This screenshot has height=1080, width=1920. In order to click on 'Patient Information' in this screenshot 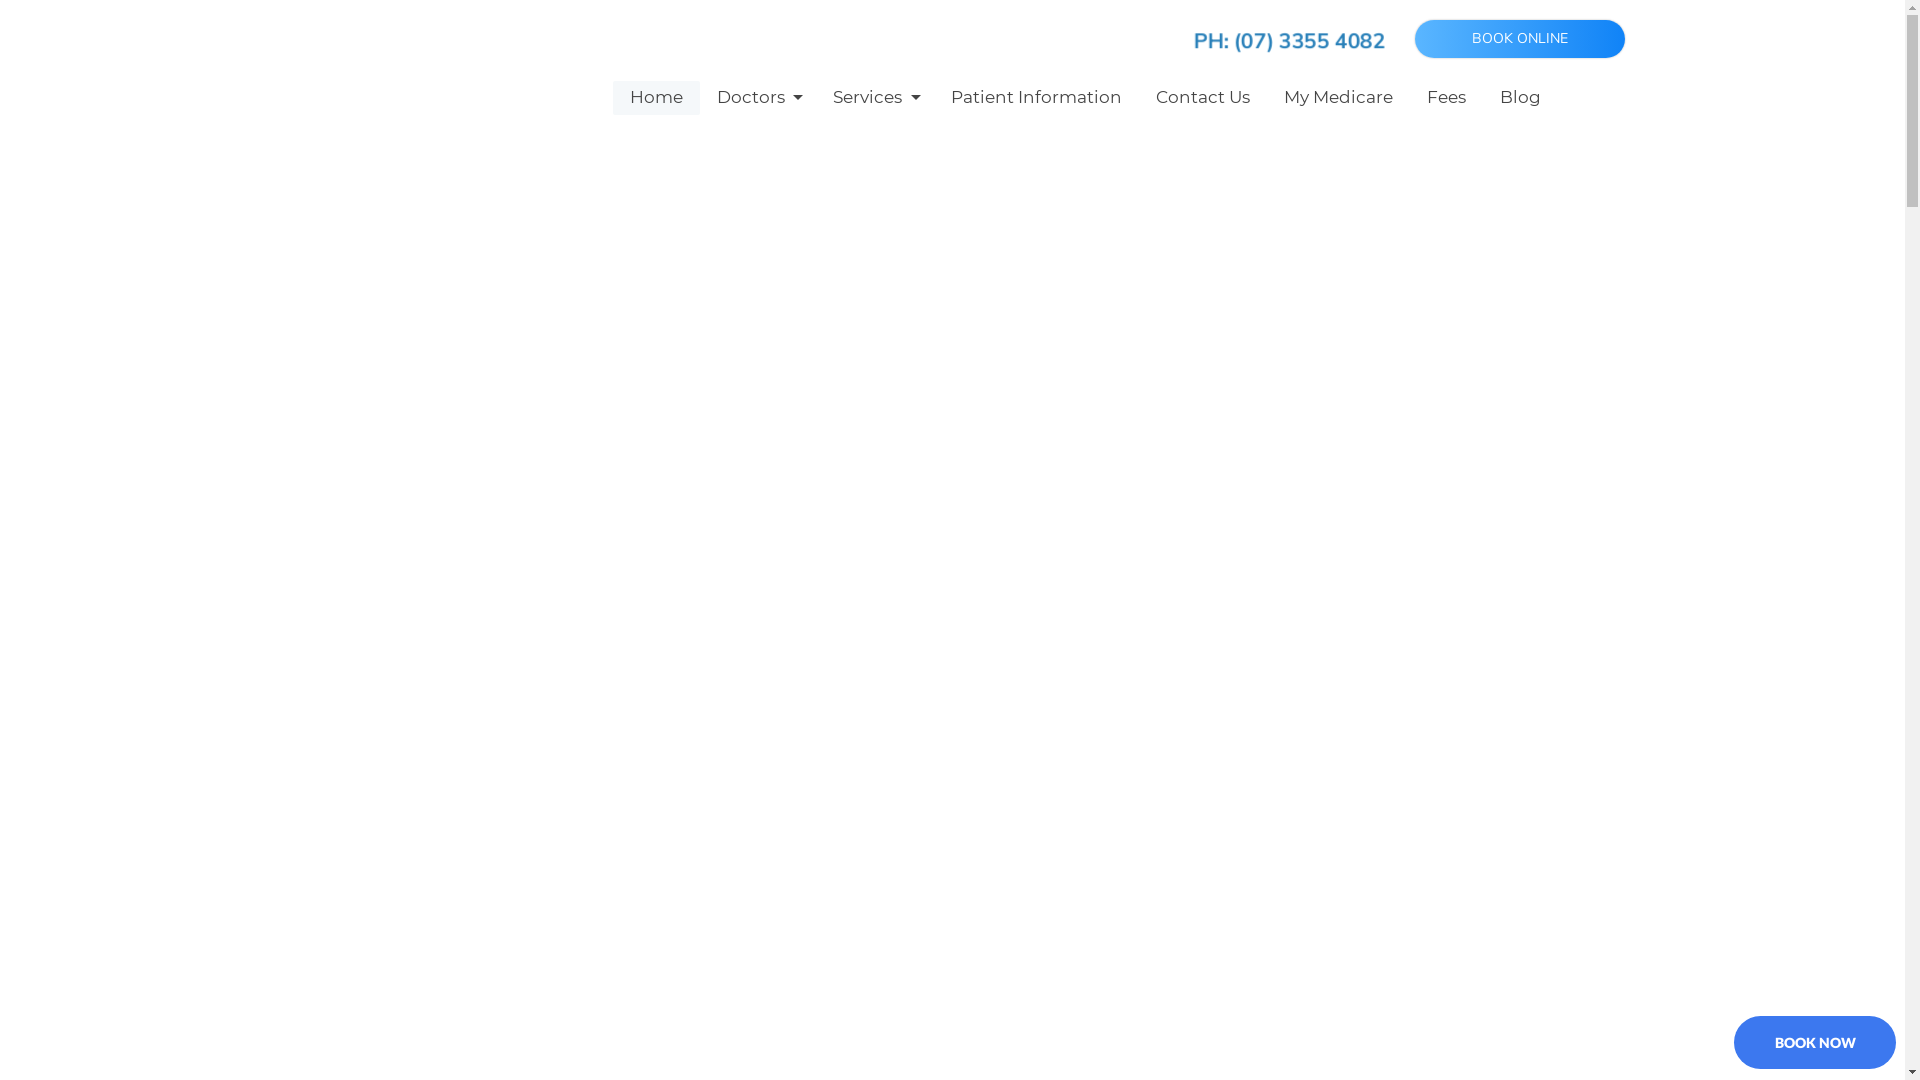, I will do `click(1036, 97)`.